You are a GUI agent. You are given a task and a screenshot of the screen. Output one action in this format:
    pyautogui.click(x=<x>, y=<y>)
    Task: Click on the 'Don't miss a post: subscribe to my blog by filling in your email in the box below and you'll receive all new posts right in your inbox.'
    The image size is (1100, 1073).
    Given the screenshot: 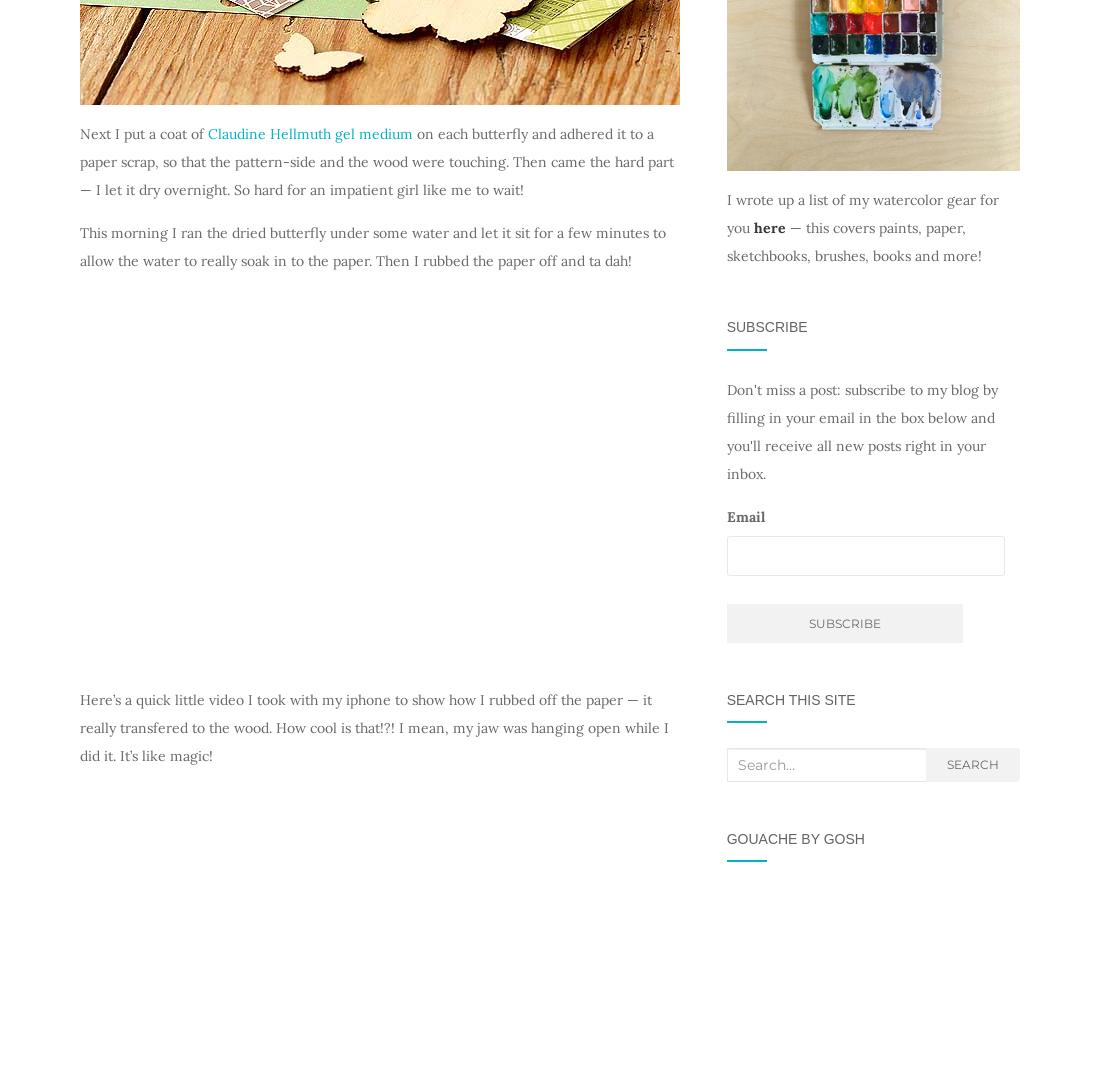 What is the action you would take?
    pyautogui.click(x=860, y=431)
    